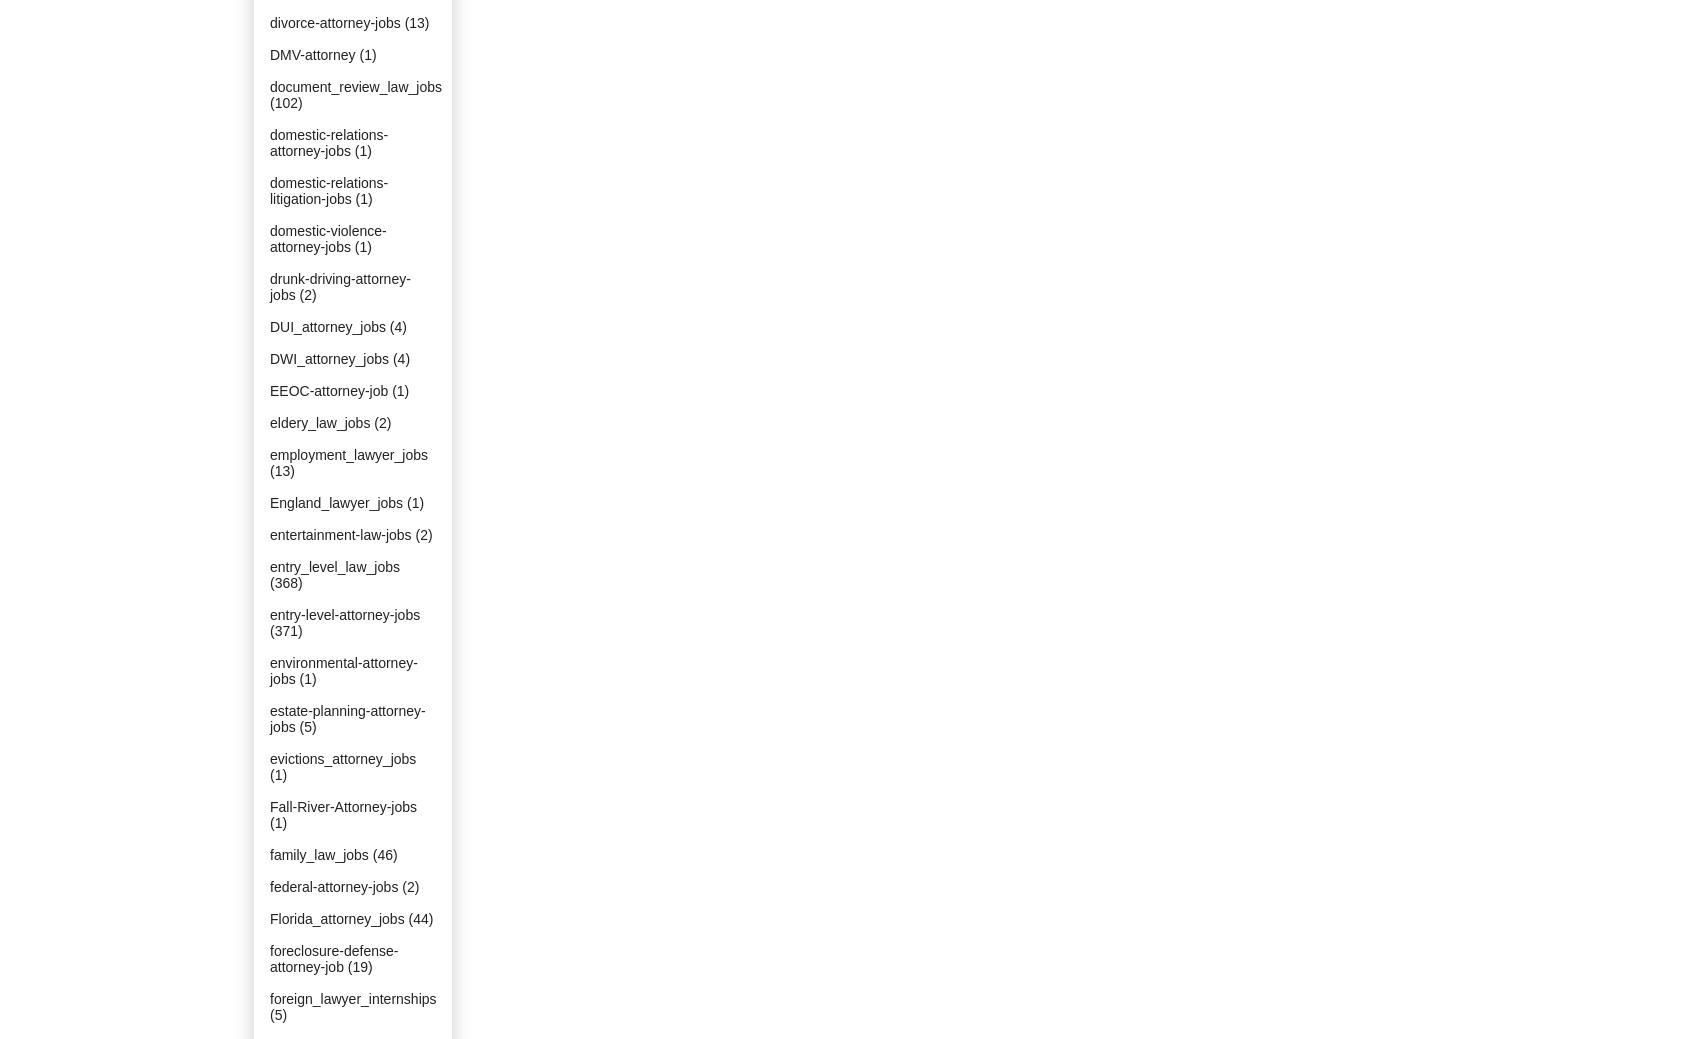 The width and height of the screenshot is (1700, 1039). What do you see at coordinates (335, 501) in the screenshot?
I see `'England_lawyer_jobs'` at bounding box center [335, 501].